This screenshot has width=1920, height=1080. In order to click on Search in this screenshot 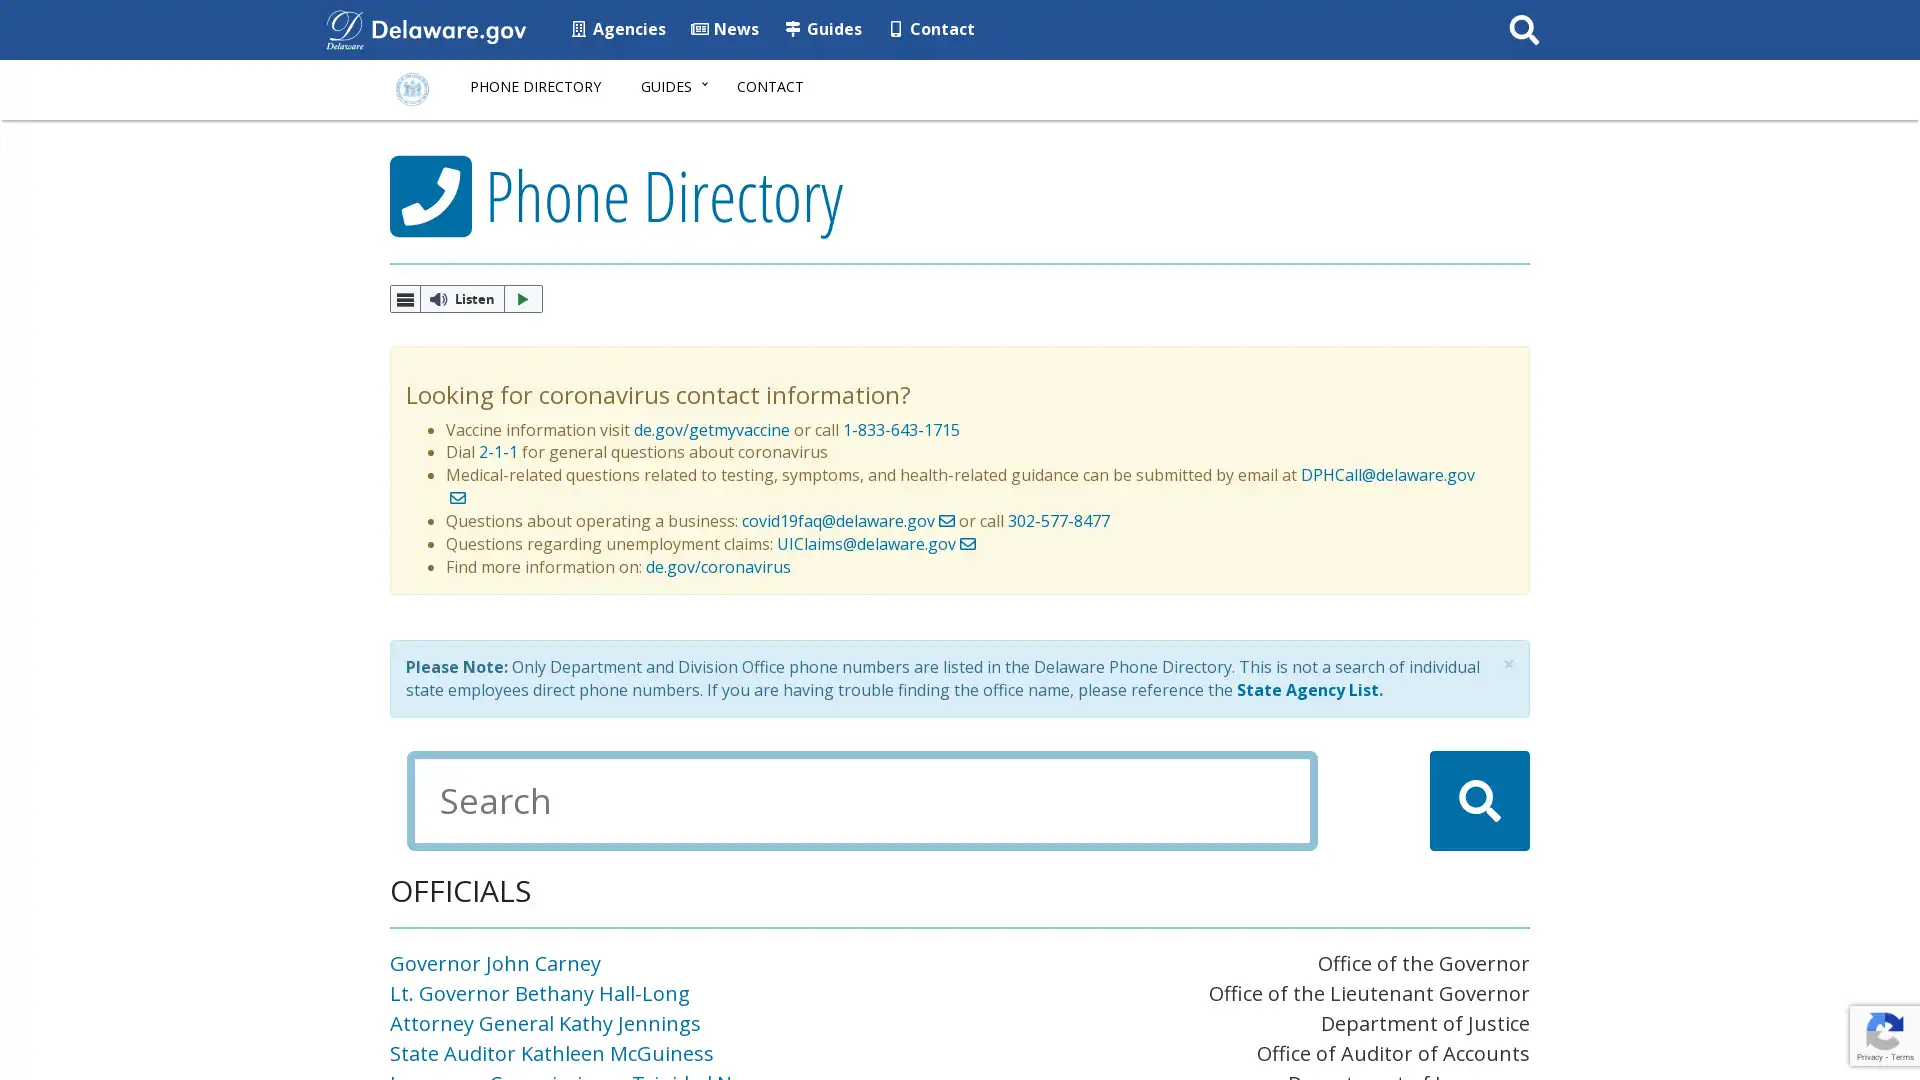, I will do `click(1479, 798)`.